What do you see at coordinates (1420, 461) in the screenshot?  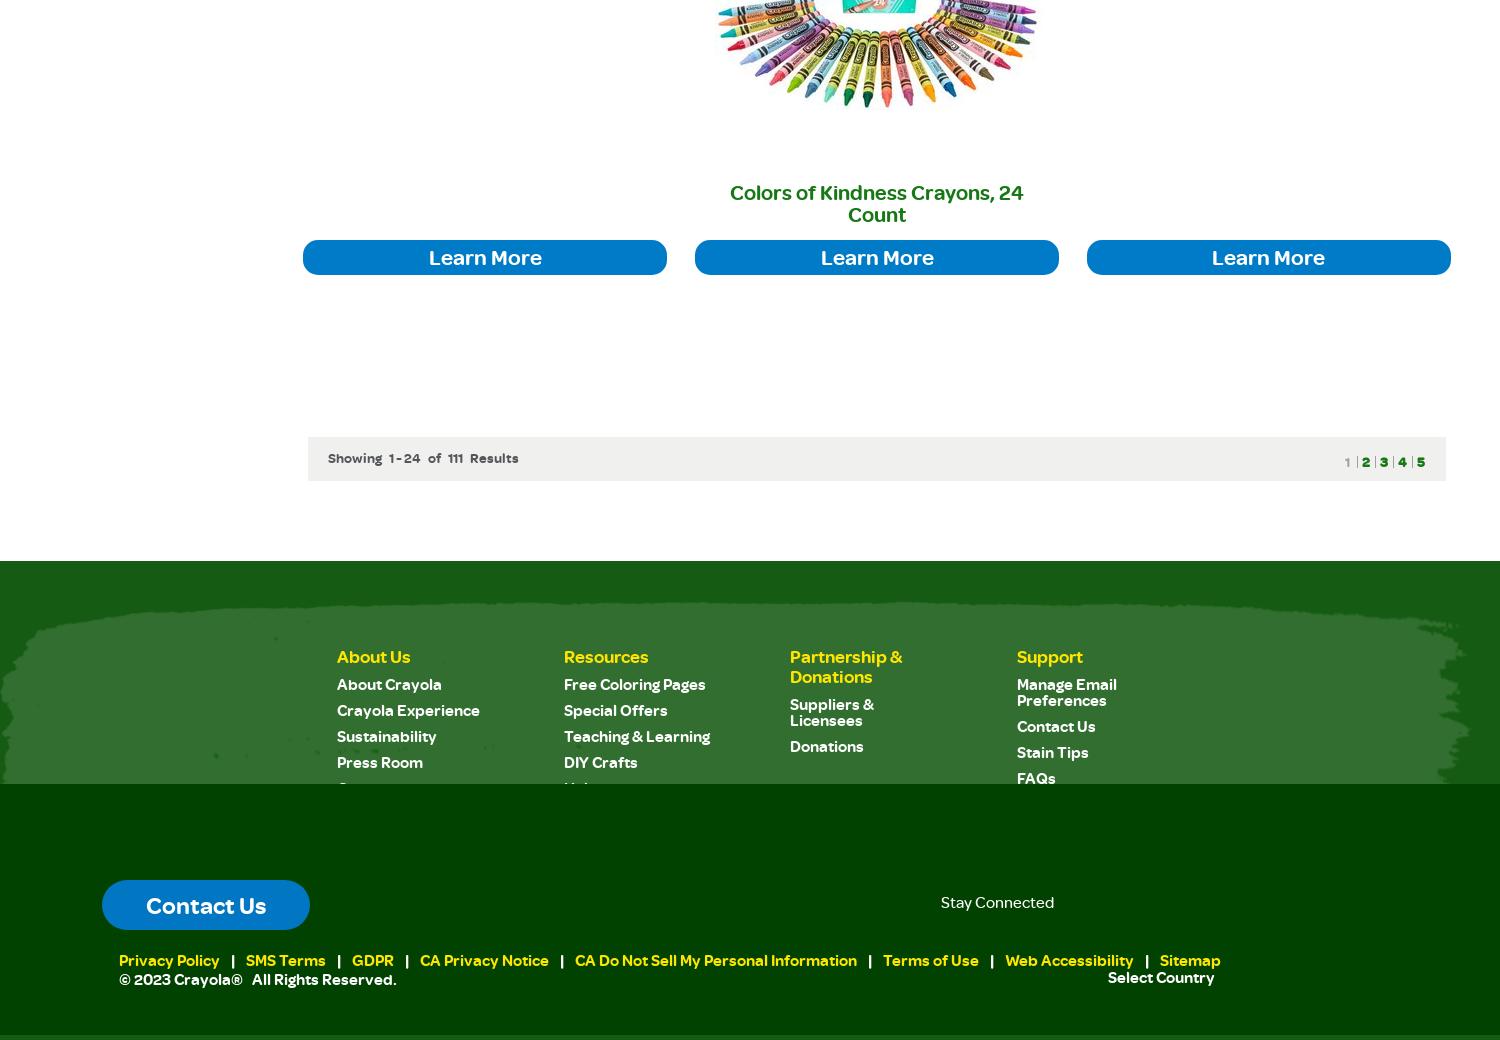 I see `'5'` at bounding box center [1420, 461].